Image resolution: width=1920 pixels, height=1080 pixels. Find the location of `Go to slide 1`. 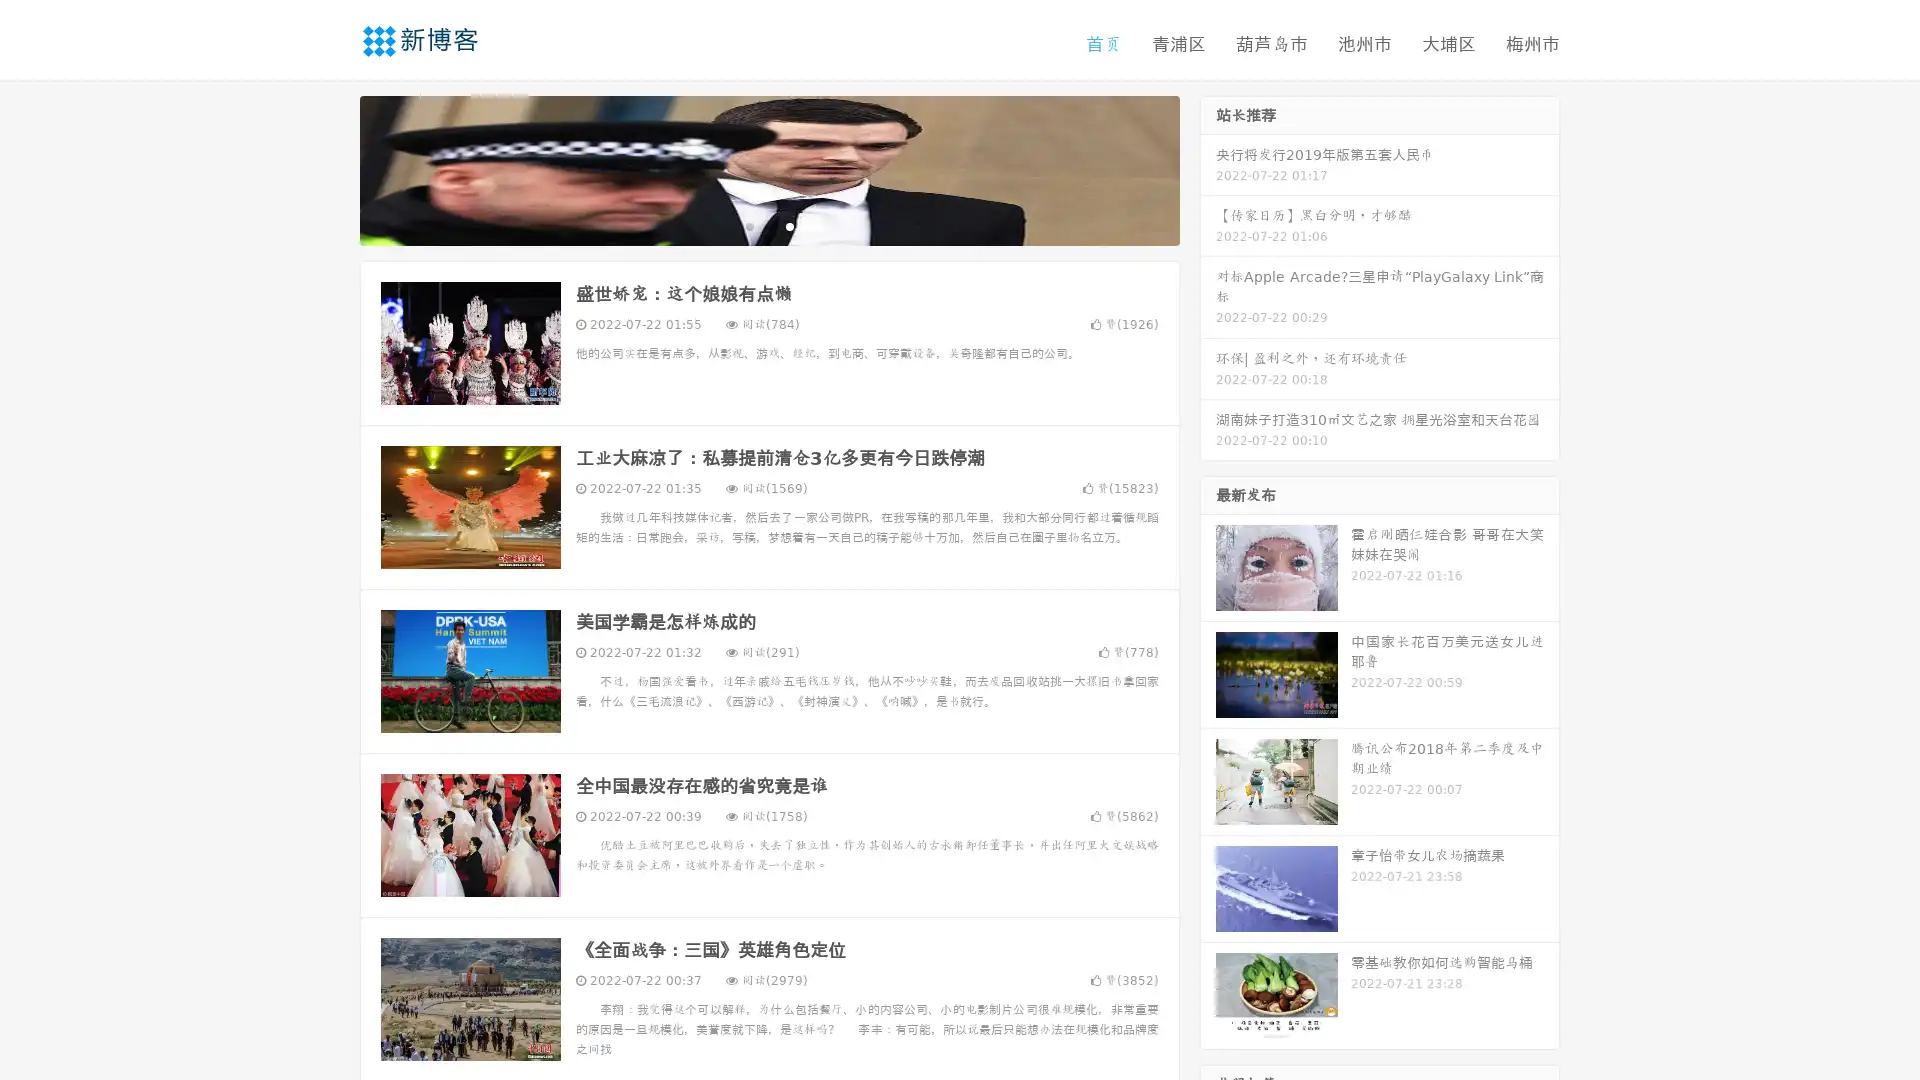

Go to slide 1 is located at coordinates (748, 225).